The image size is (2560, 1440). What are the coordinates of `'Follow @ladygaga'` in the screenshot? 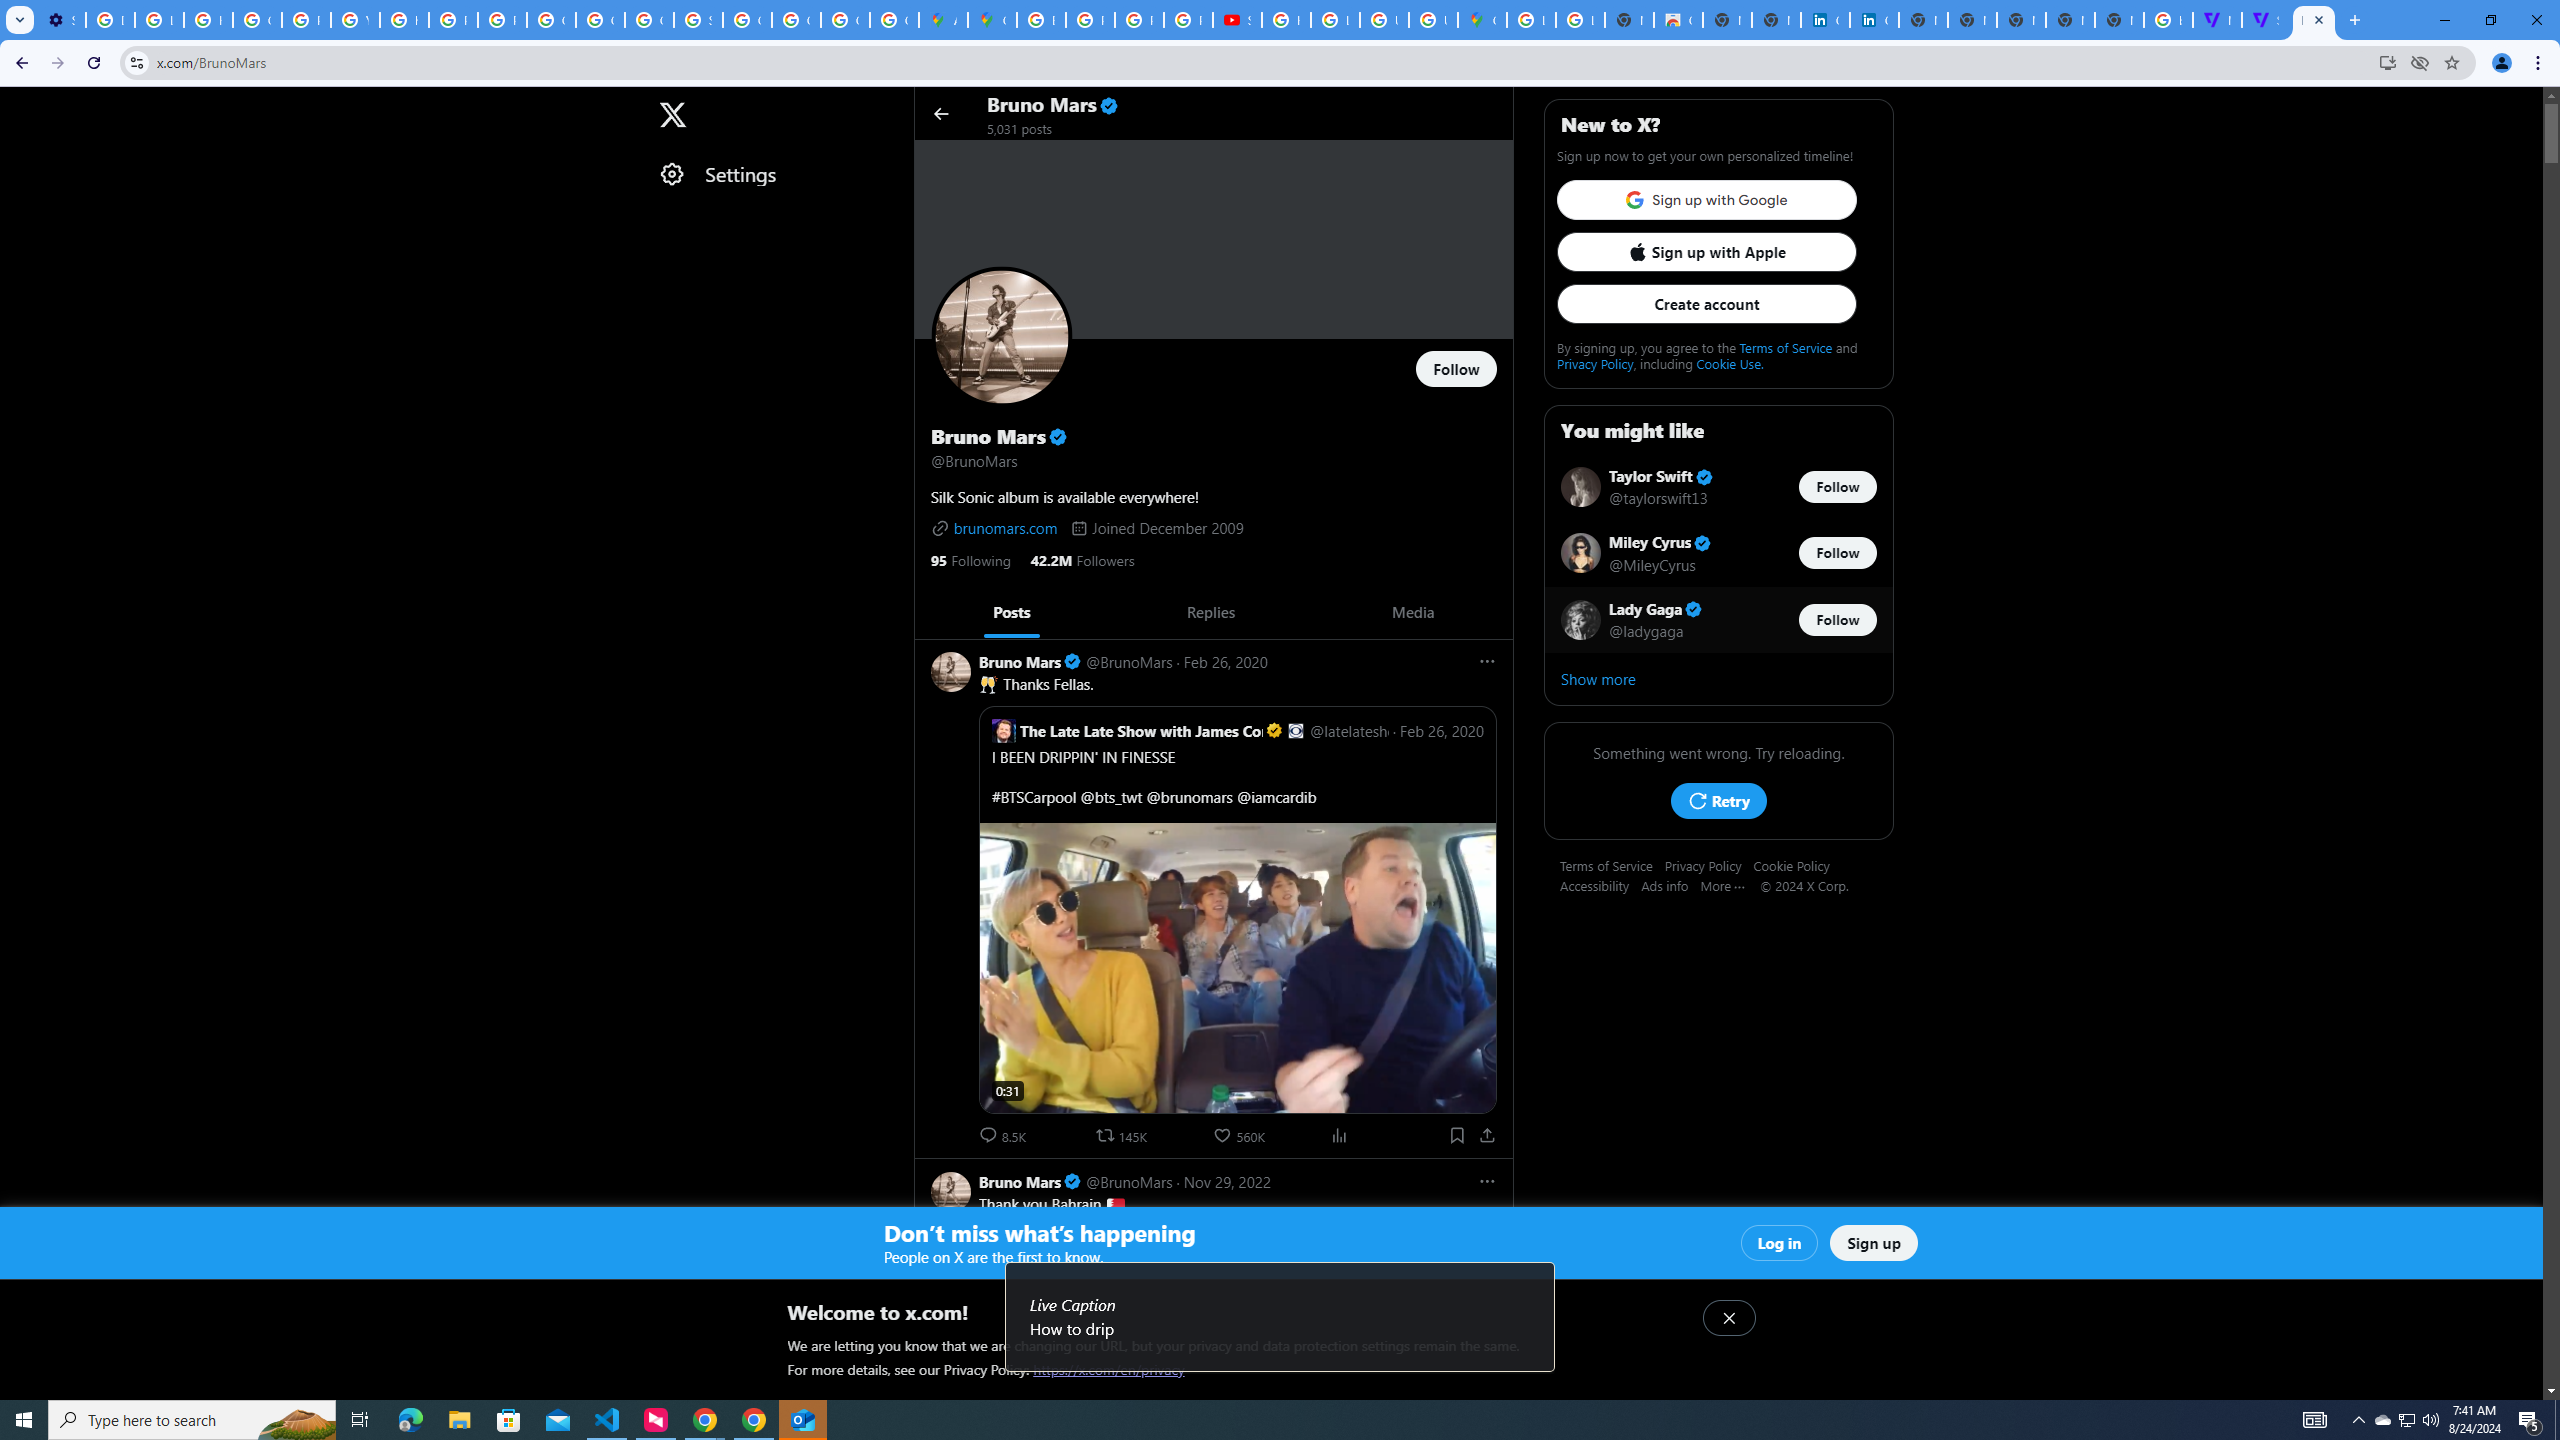 It's located at (1838, 618).